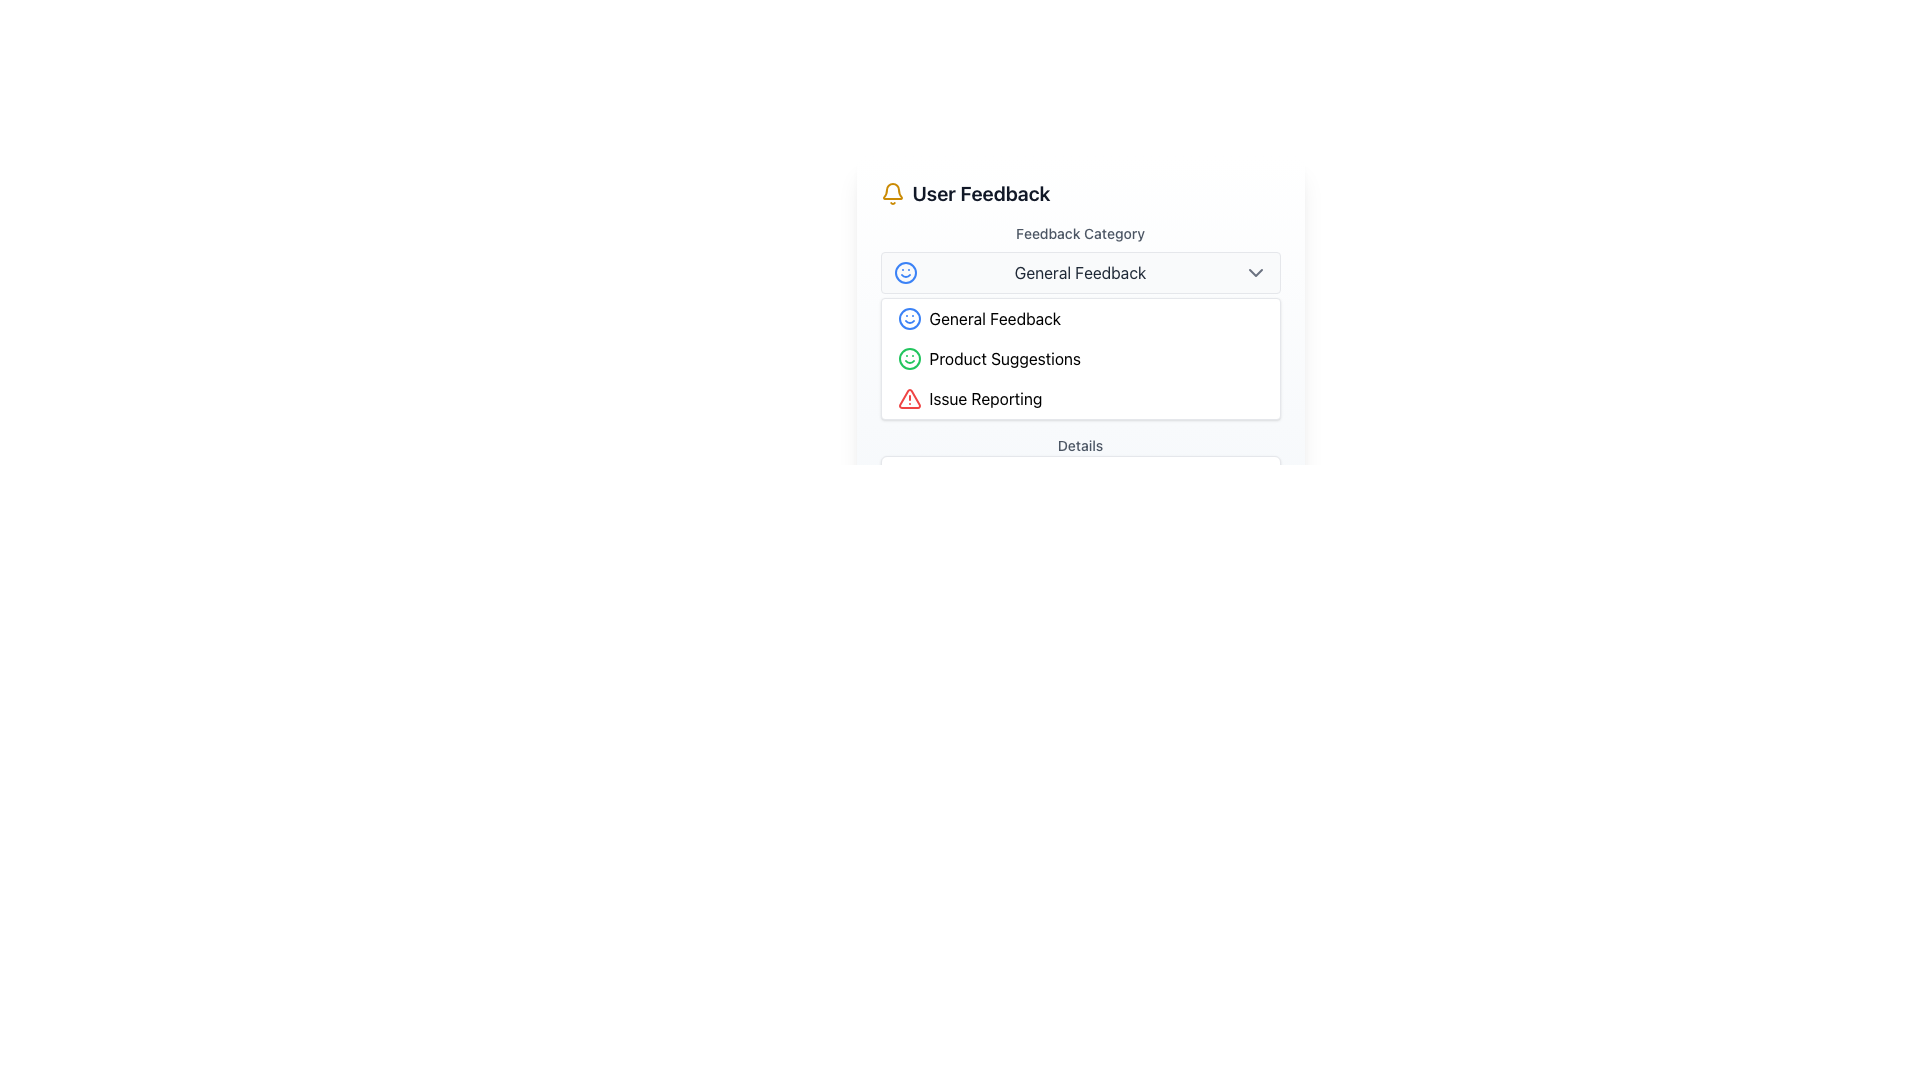 The height and width of the screenshot is (1080, 1920). What do you see at coordinates (1079, 233) in the screenshot?
I see `the text label indicating the purpose of the dropdown menu for 'General Feedback', which is located directly beneath the title 'User Feedback'` at bounding box center [1079, 233].